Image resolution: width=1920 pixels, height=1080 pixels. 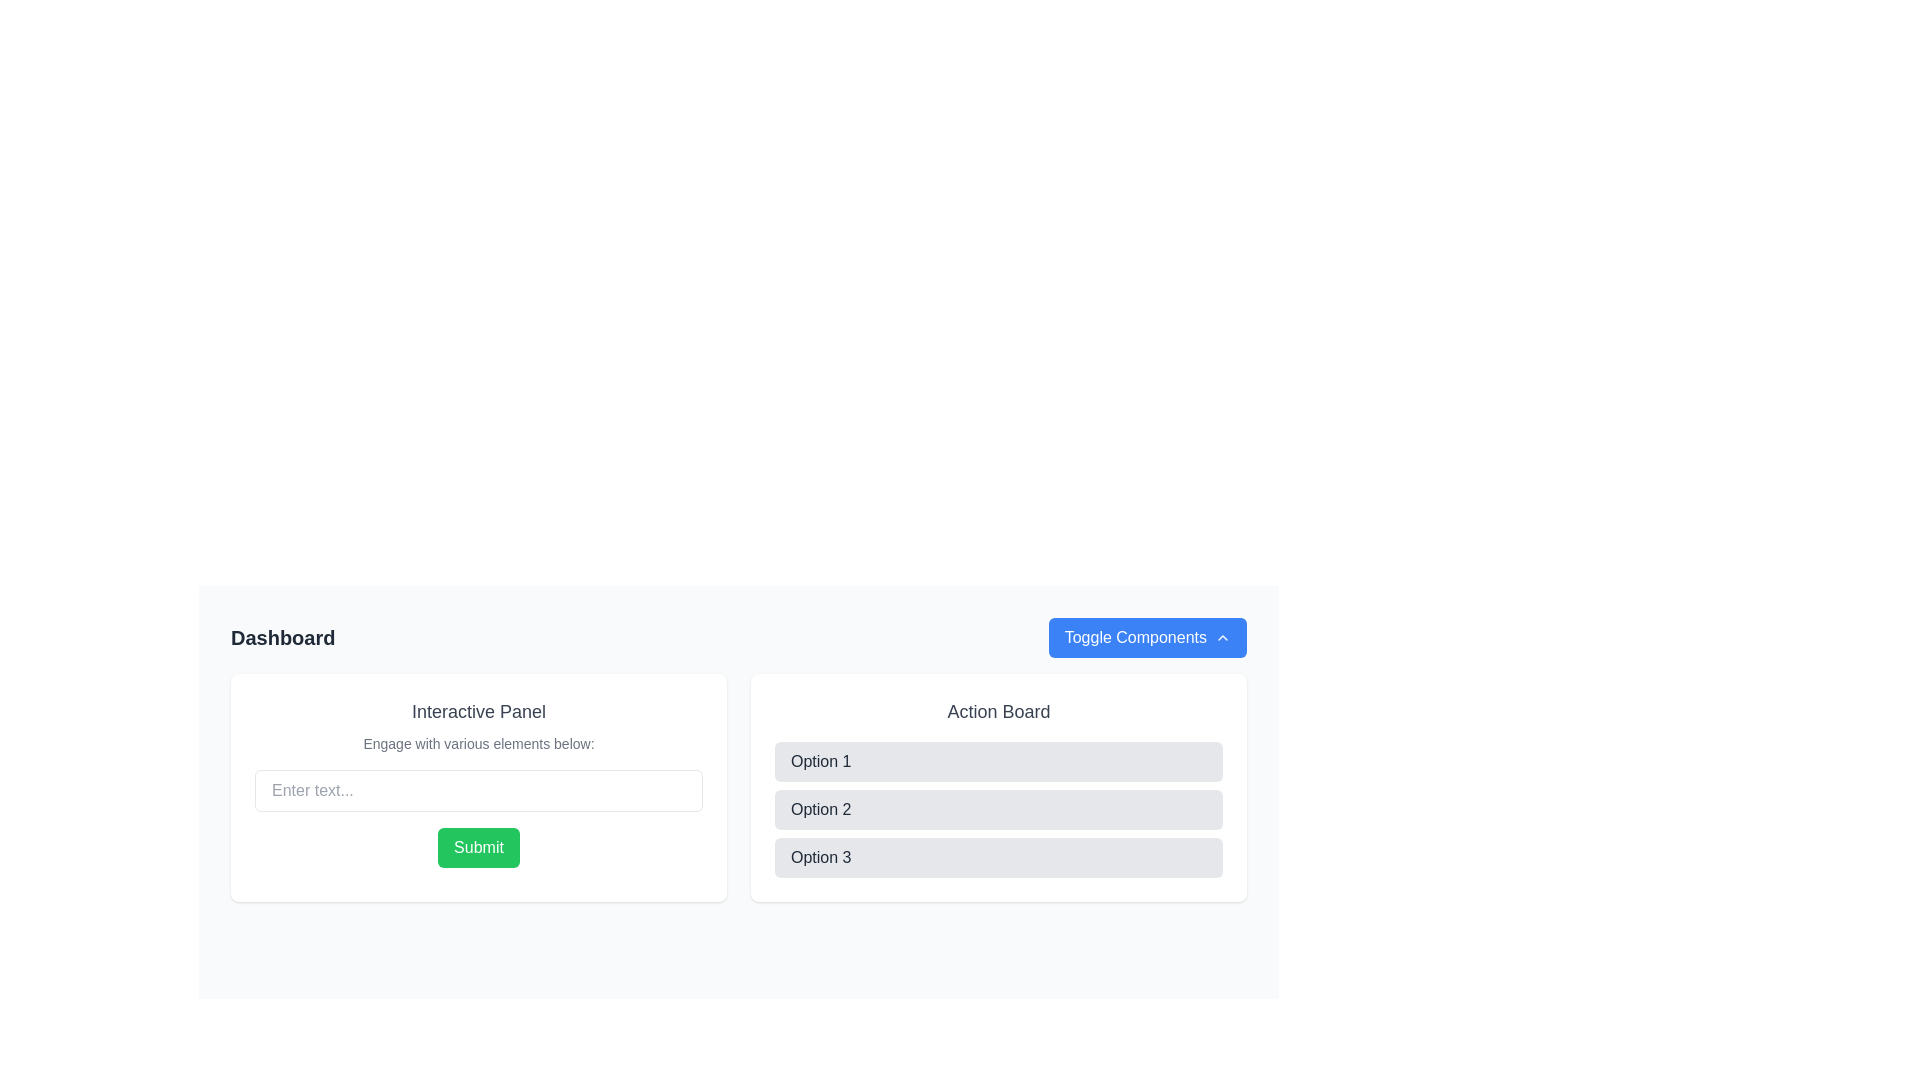 What do you see at coordinates (998, 856) in the screenshot?
I see `the third button labeled 'Option 3' in the 'Action Board'` at bounding box center [998, 856].